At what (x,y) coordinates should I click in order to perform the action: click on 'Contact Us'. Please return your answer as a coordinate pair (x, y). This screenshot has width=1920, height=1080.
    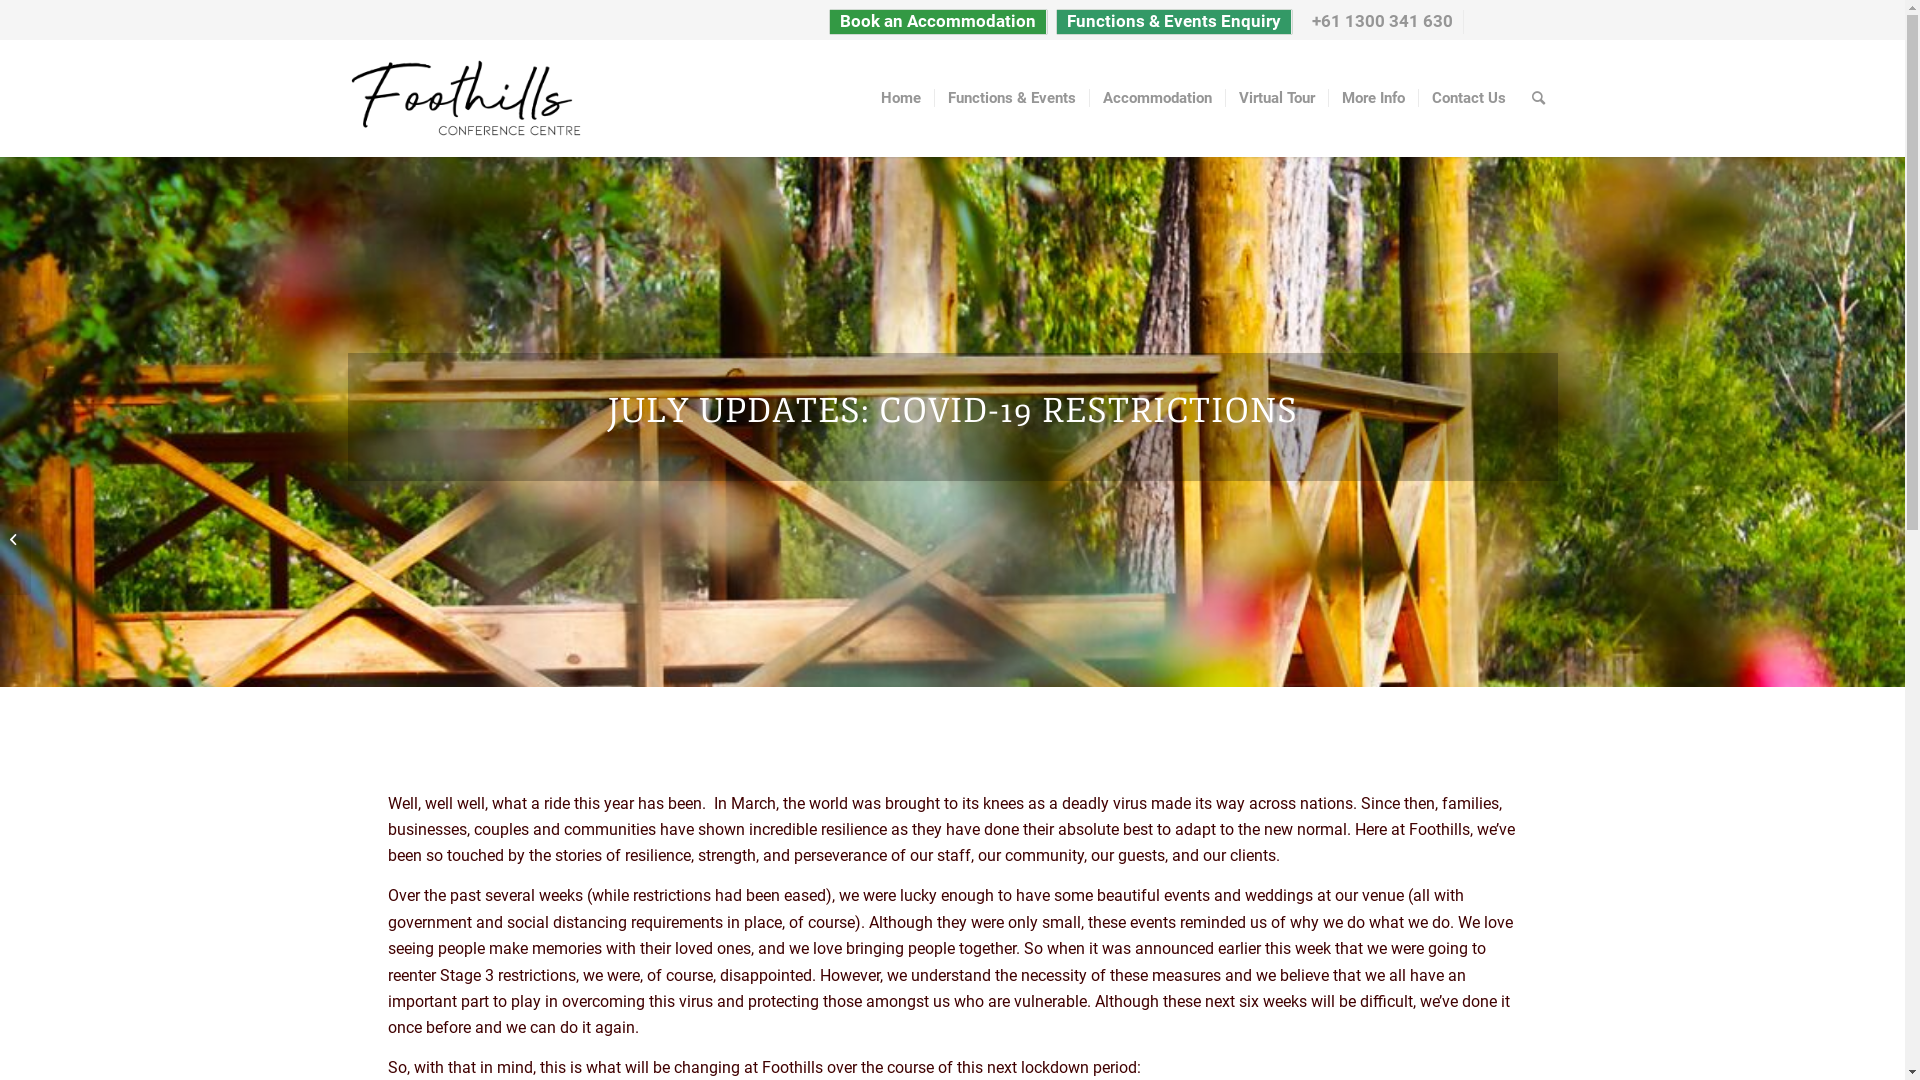
    Looking at the image, I should click on (1468, 97).